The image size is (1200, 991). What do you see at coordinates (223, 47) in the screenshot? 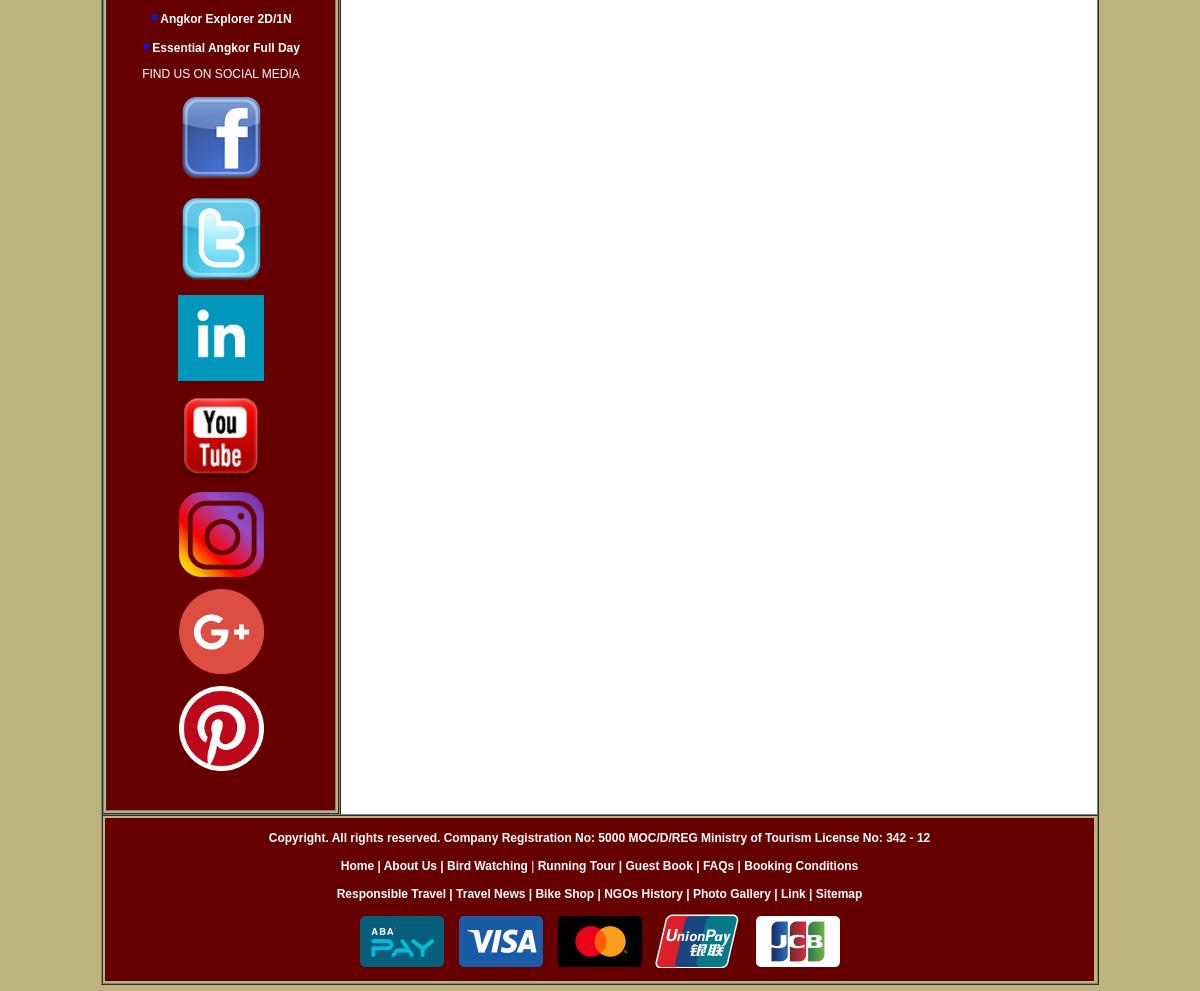
I see `'Essential Angkor Full Day'` at bounding box center [223, 47].